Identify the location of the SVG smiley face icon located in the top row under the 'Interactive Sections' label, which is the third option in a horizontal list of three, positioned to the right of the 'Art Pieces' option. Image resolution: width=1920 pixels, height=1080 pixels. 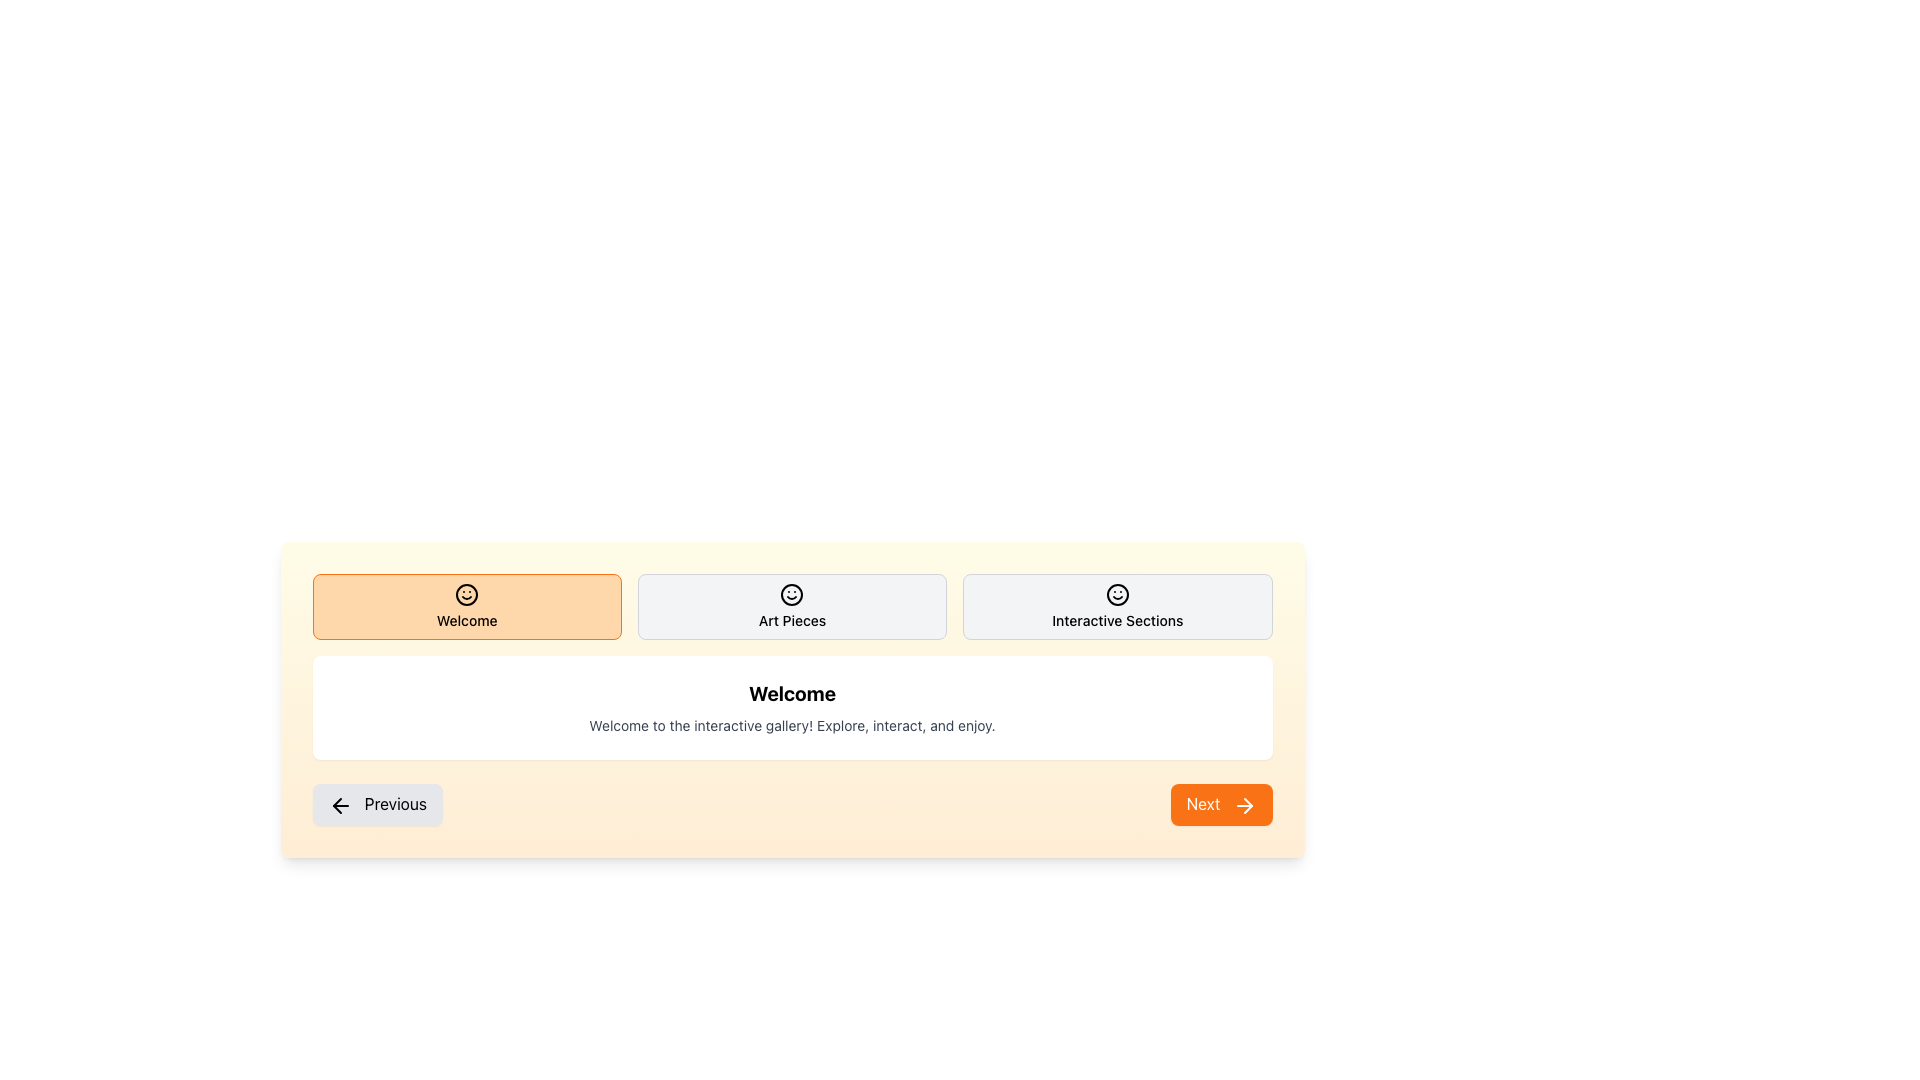
(1116, 593).